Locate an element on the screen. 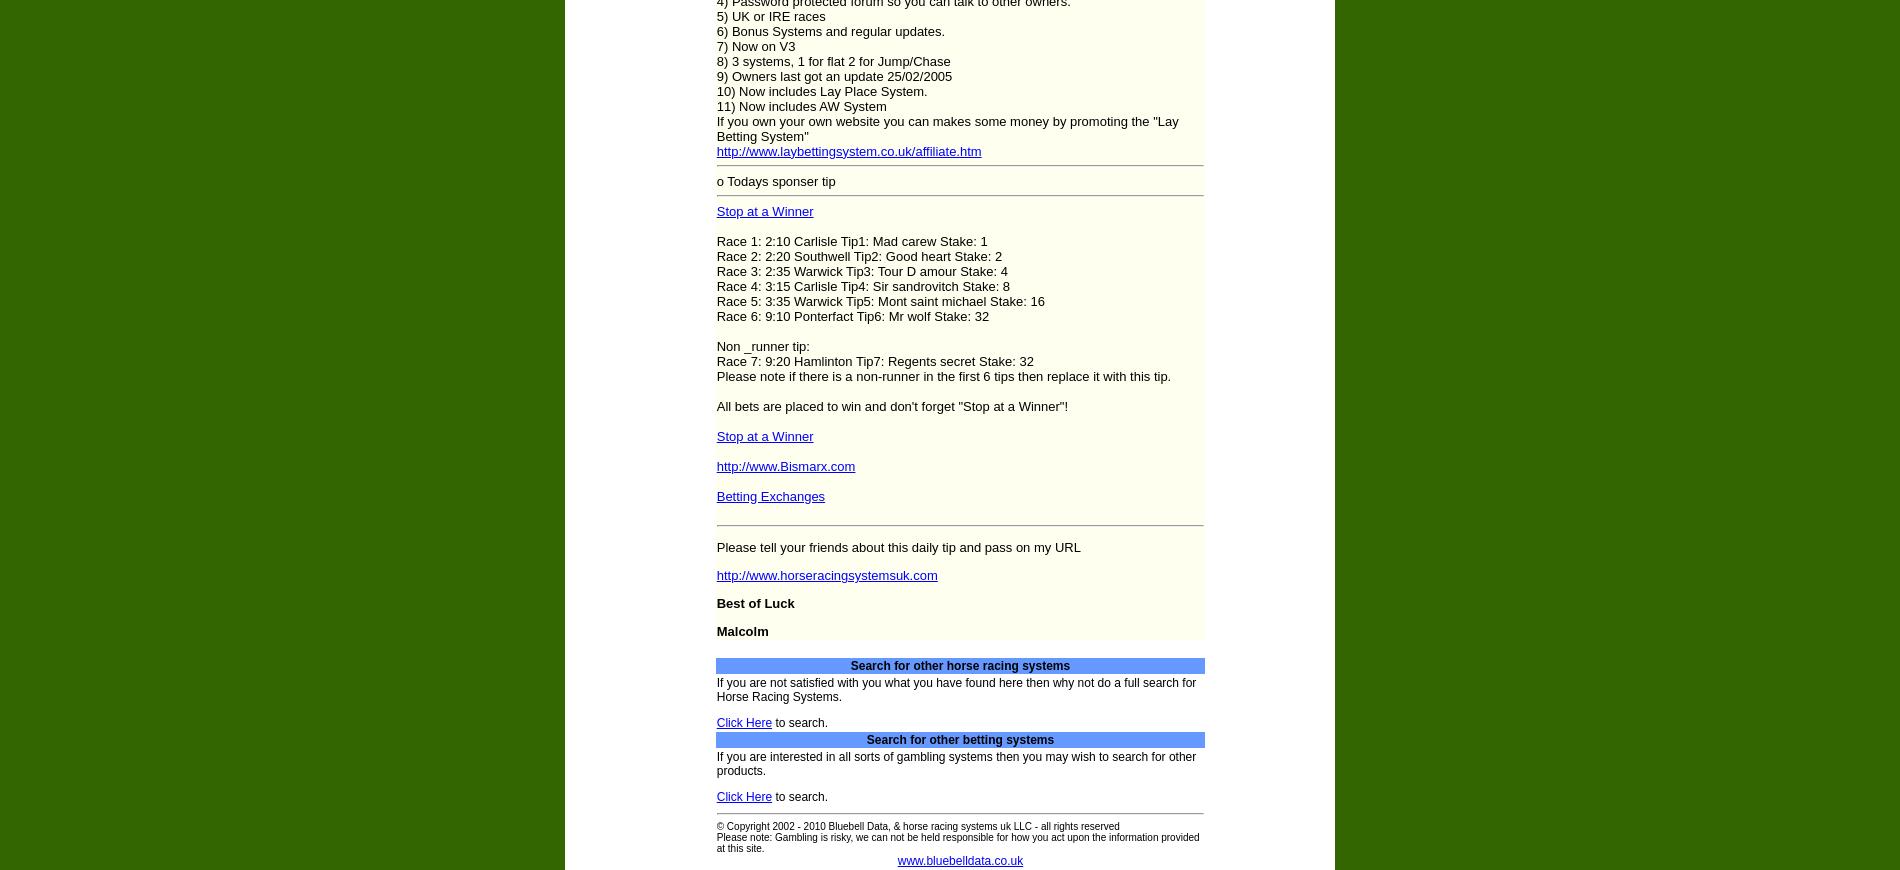 This screenshot has height=870, width=1900. 'If you are interested in all sorts of gambling systems then
					 you may wish to search for other products.' is located at coordinates (714, 764).